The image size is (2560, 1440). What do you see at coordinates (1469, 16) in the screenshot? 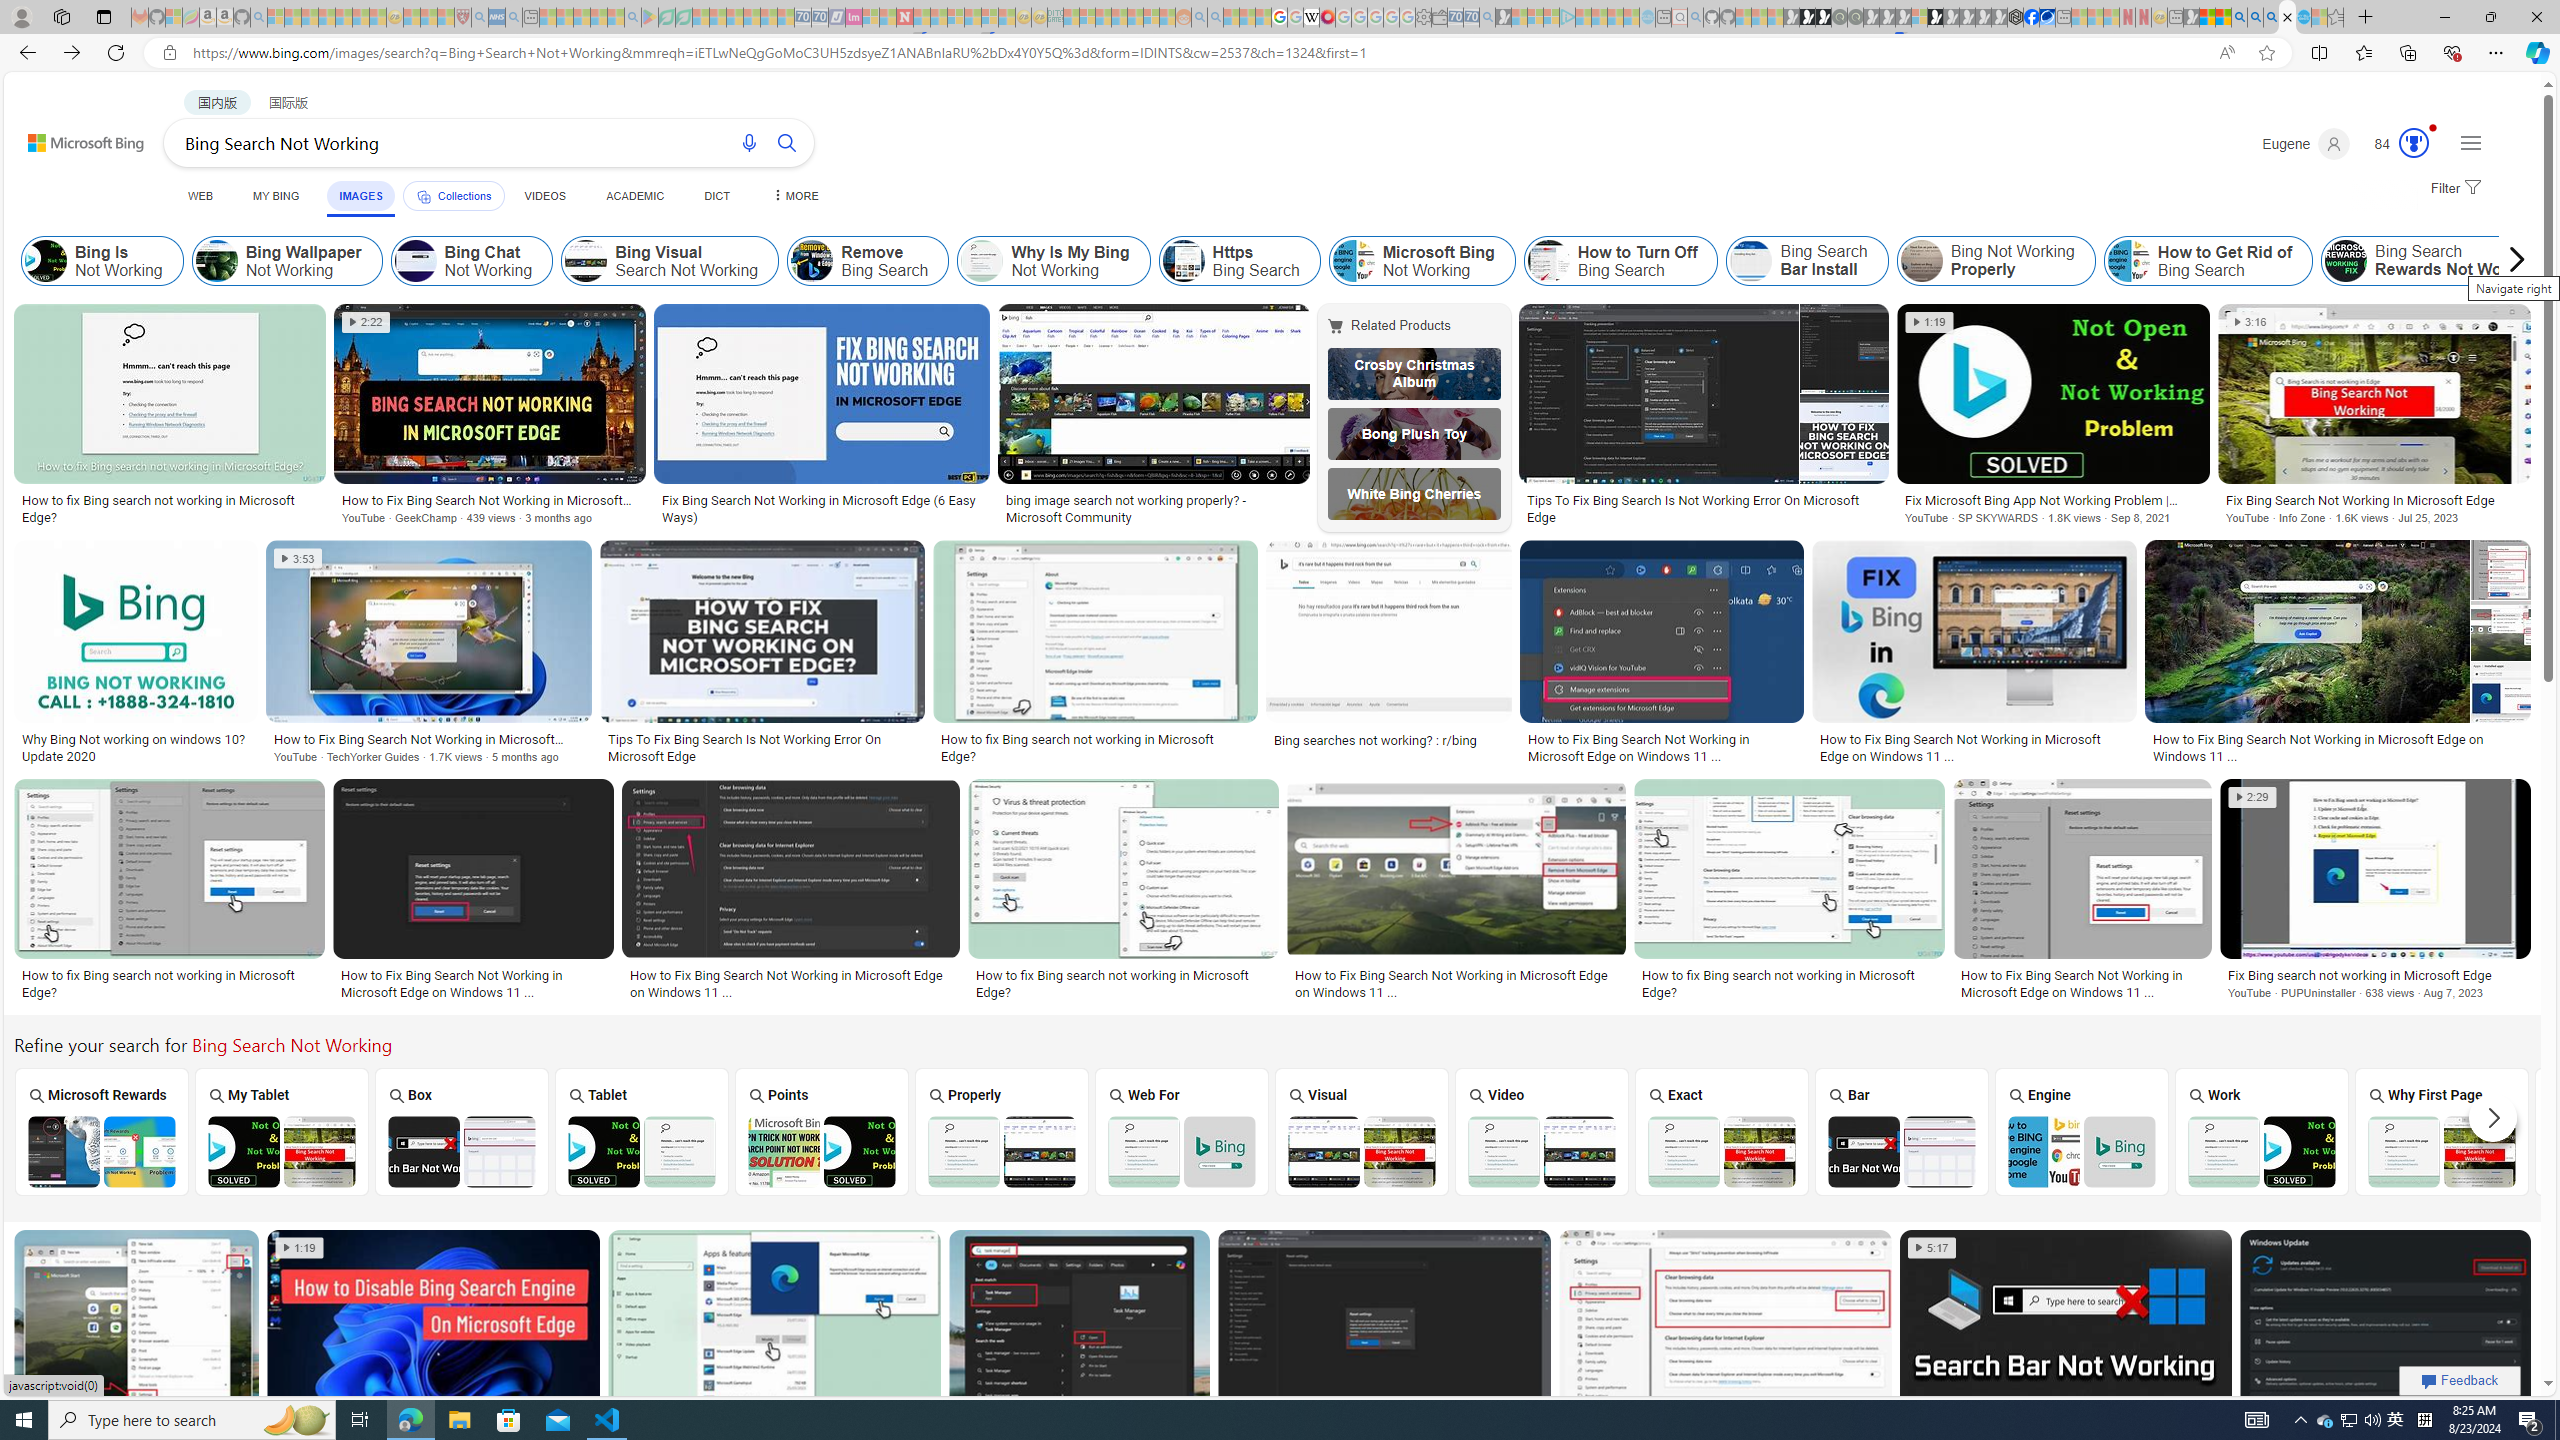
I see `'Cheap Car Rentals - Save70.com - Sleeping'` at bounding box center [1469, 16].